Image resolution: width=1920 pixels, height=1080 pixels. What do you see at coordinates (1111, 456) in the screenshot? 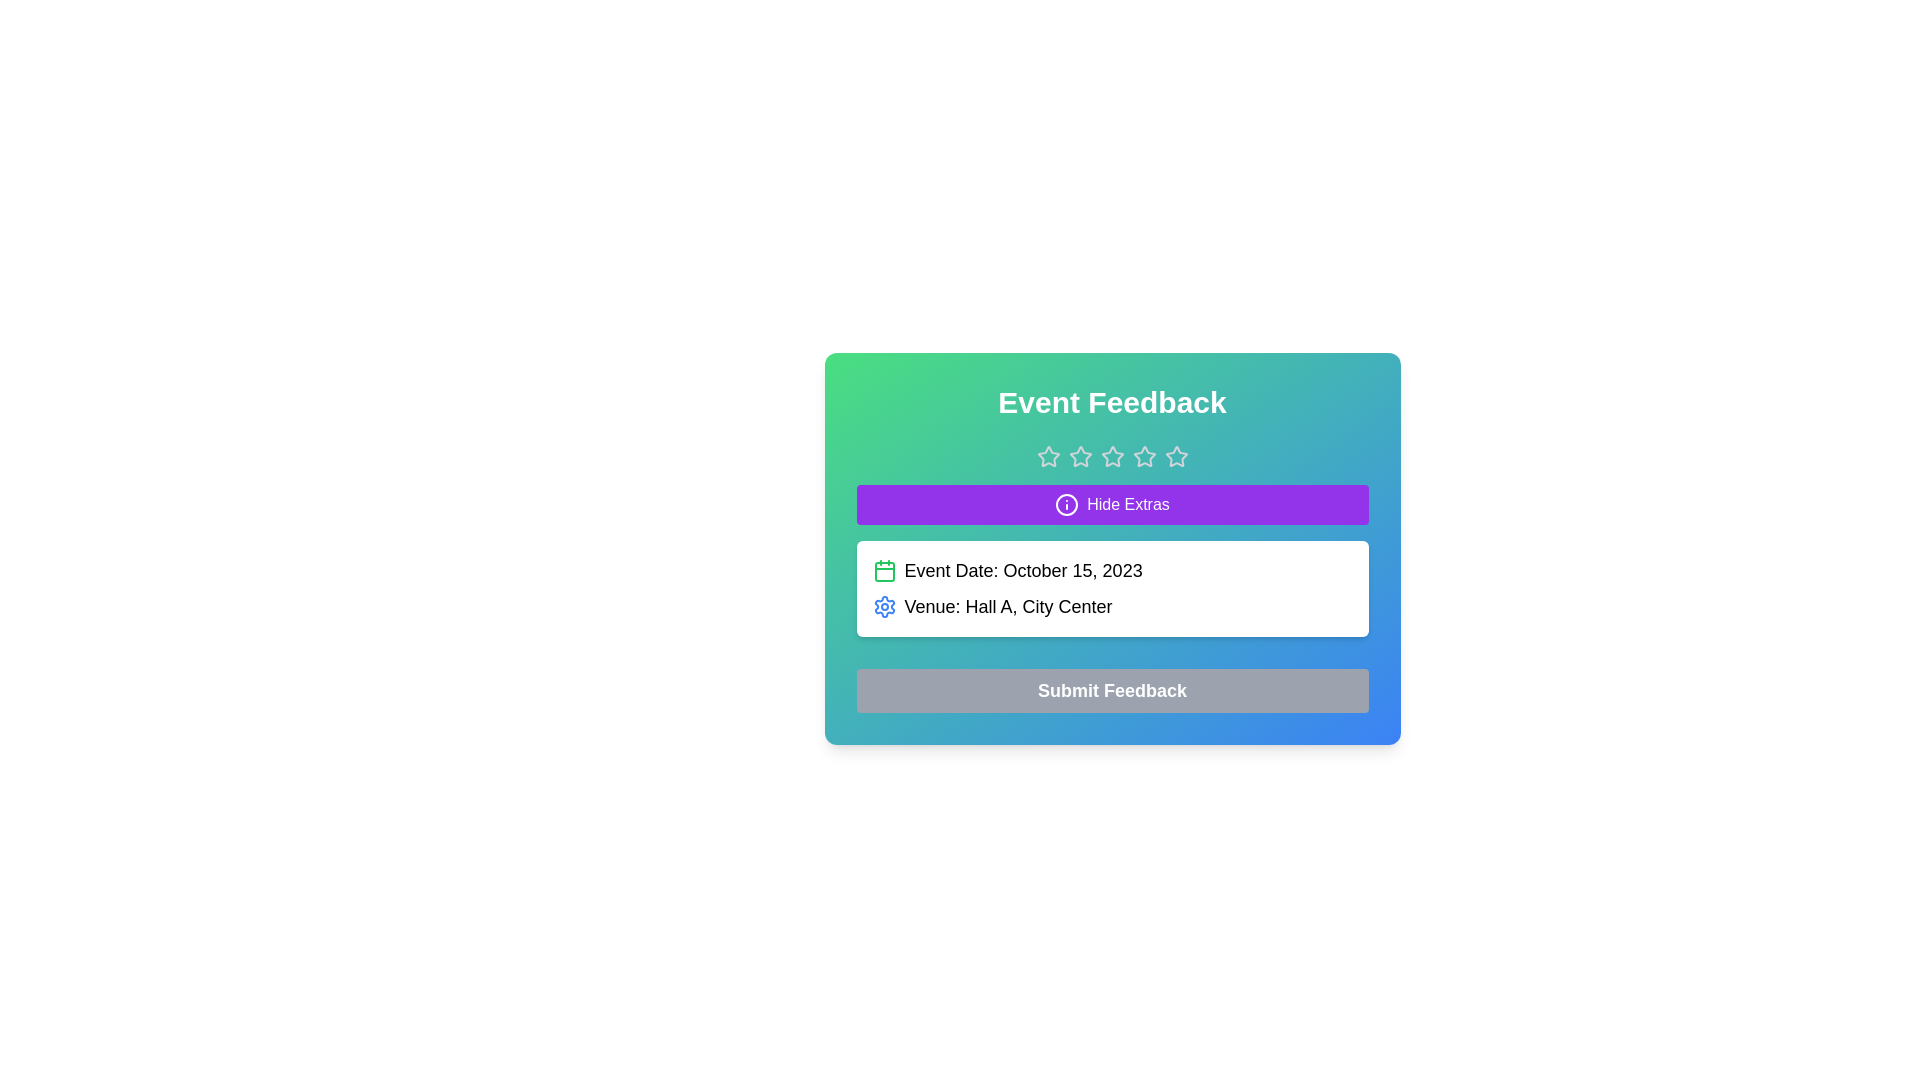
I see `the star corresponding to the desired rating 3` at bounding box center [1111, 456].